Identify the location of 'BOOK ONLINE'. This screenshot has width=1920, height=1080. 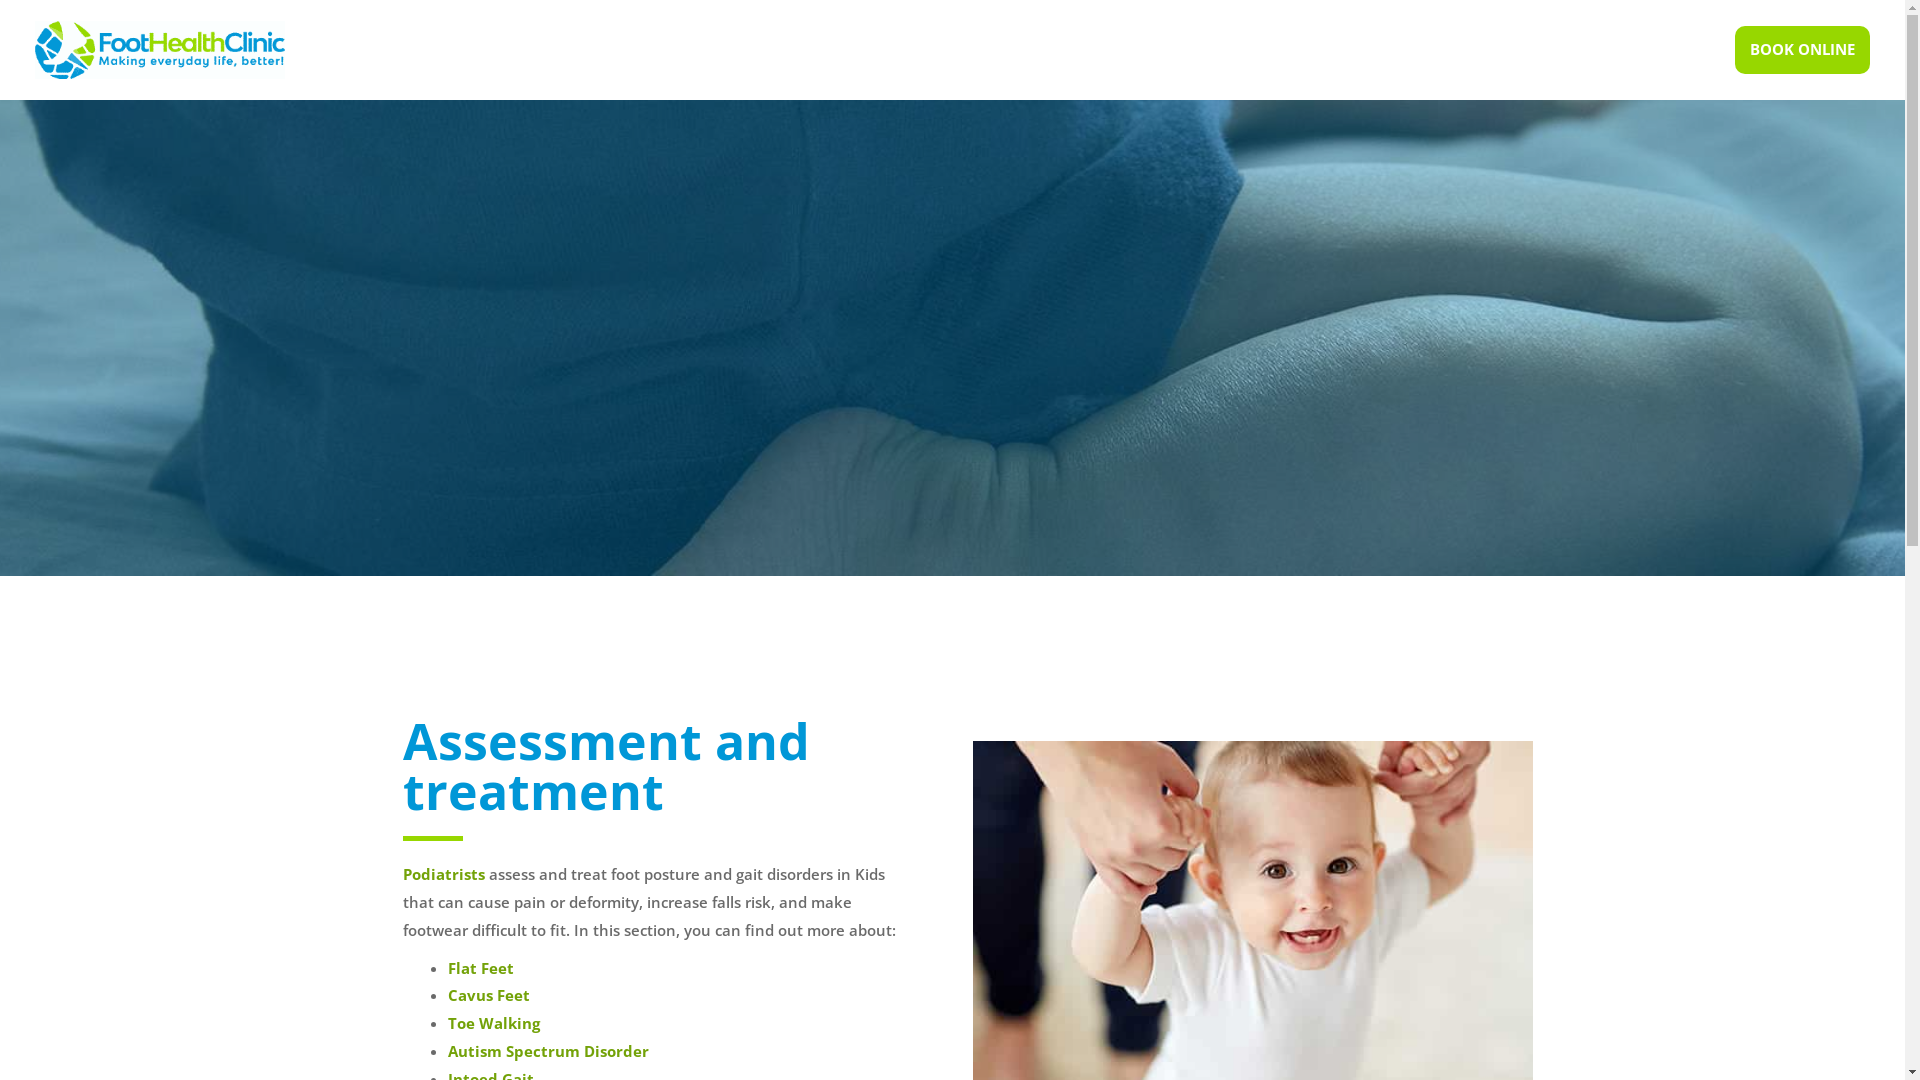
(1802, 49).